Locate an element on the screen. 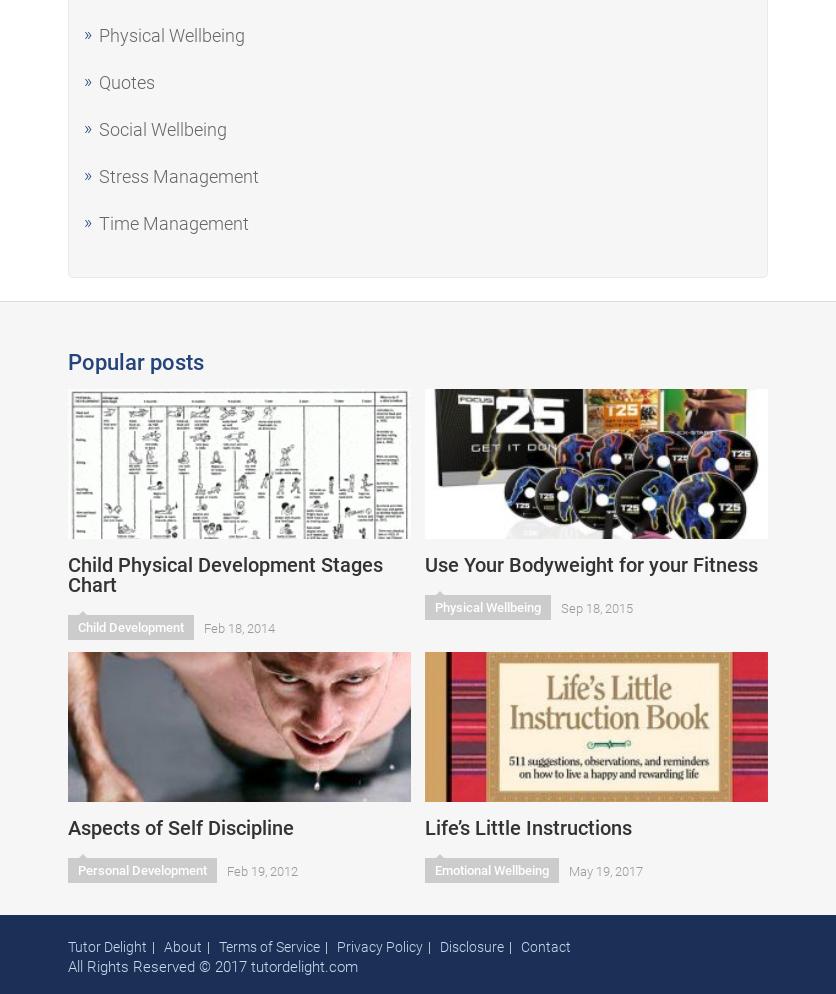 The width and height of the screenshot is (836, 994). 'Sep 18, 2015' is located at coordinates (560, 607).